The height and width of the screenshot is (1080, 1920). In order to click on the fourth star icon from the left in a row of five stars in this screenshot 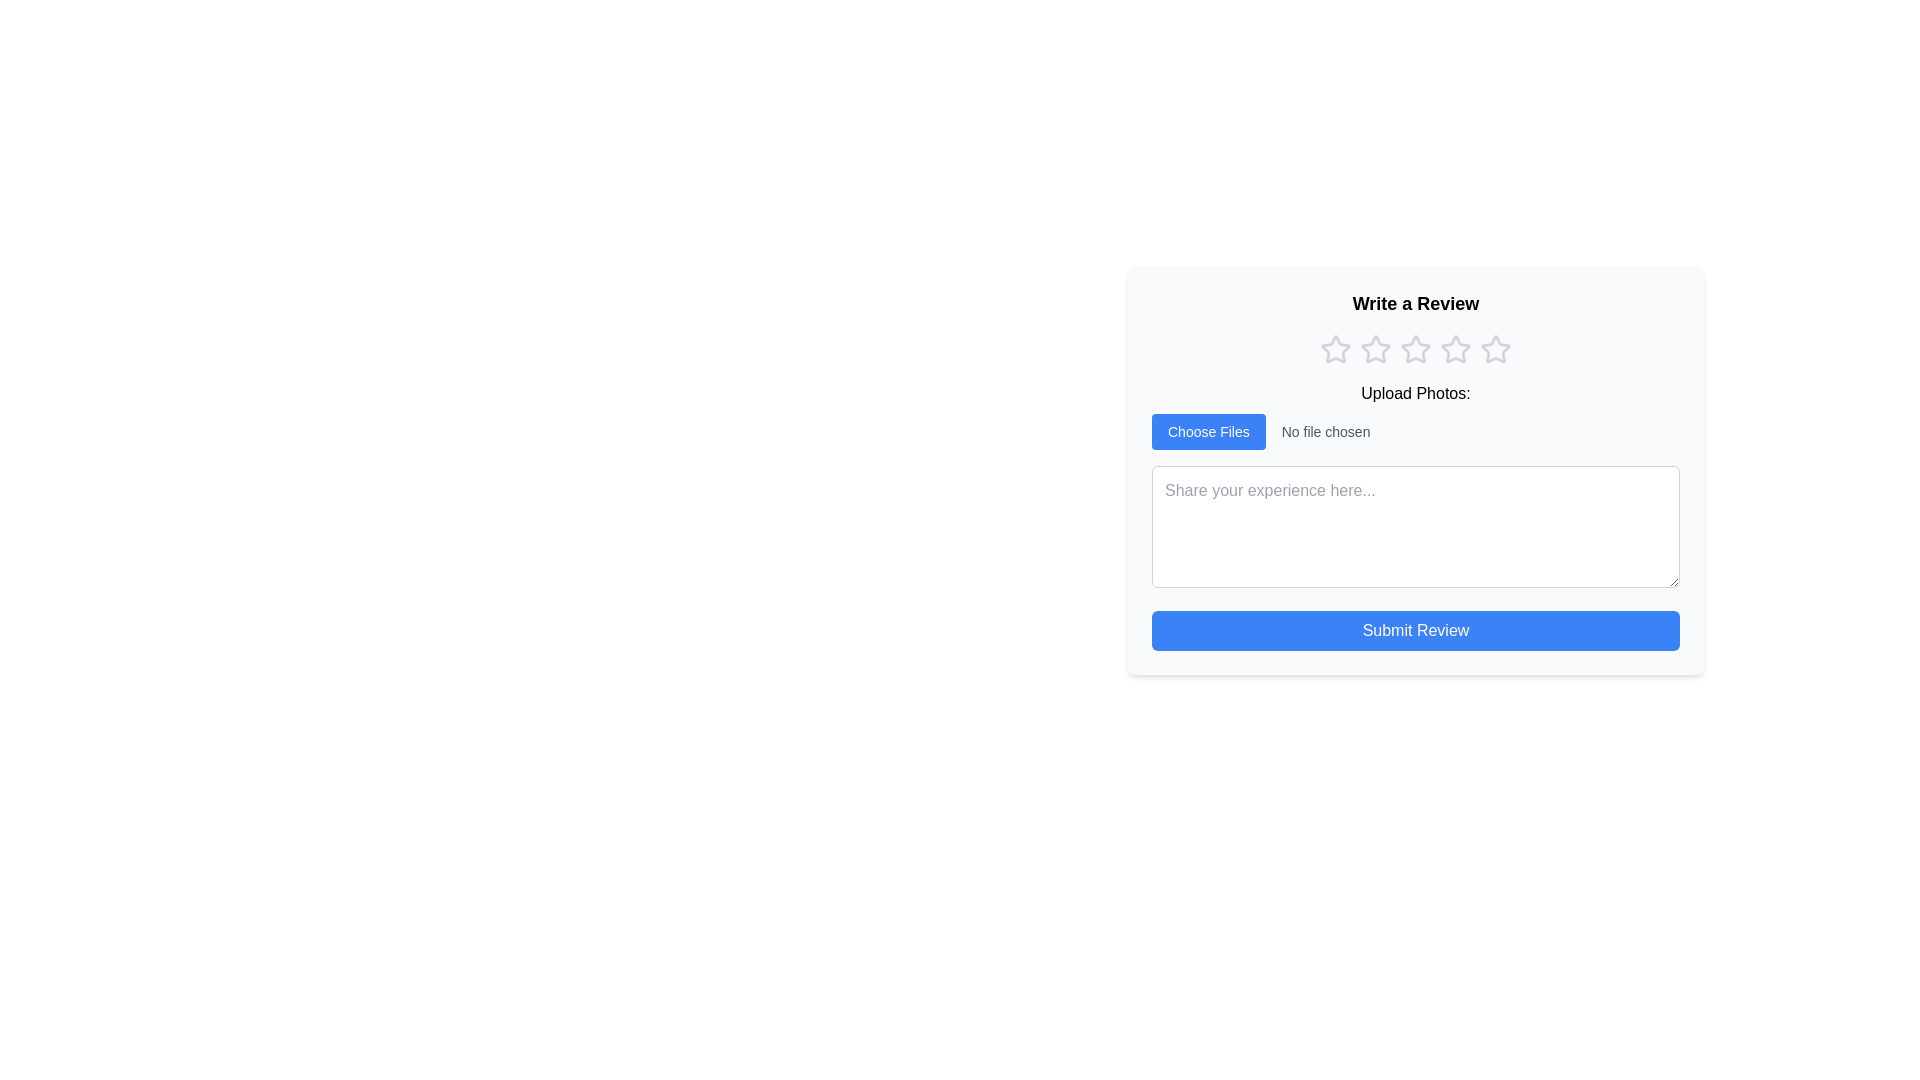, I will do `click(1455, 348)`.